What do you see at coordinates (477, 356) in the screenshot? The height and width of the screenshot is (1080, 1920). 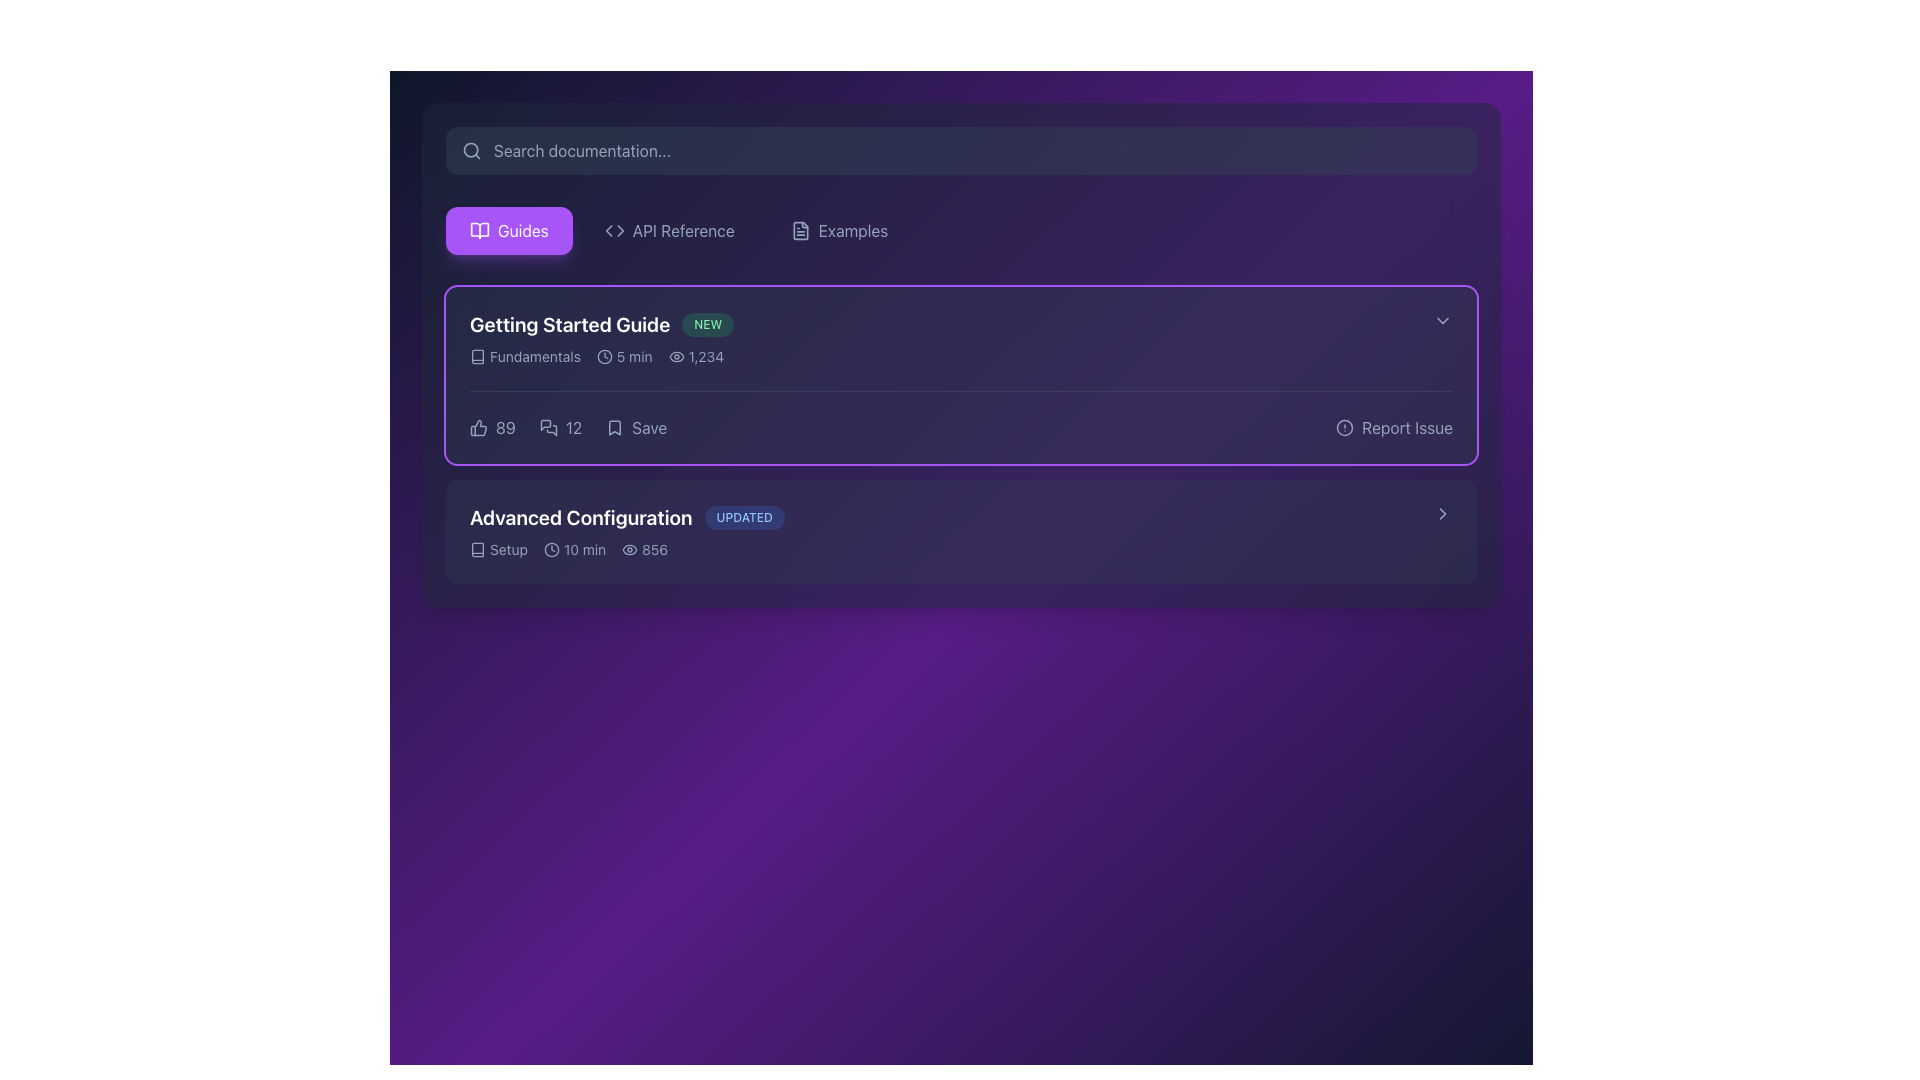 I see `the outlined book icon which is part of a lightweight vector representation located in the upper portion of the interface, adjacent to the highlighted 'Guides' section button` at bounding box center [477, 356].